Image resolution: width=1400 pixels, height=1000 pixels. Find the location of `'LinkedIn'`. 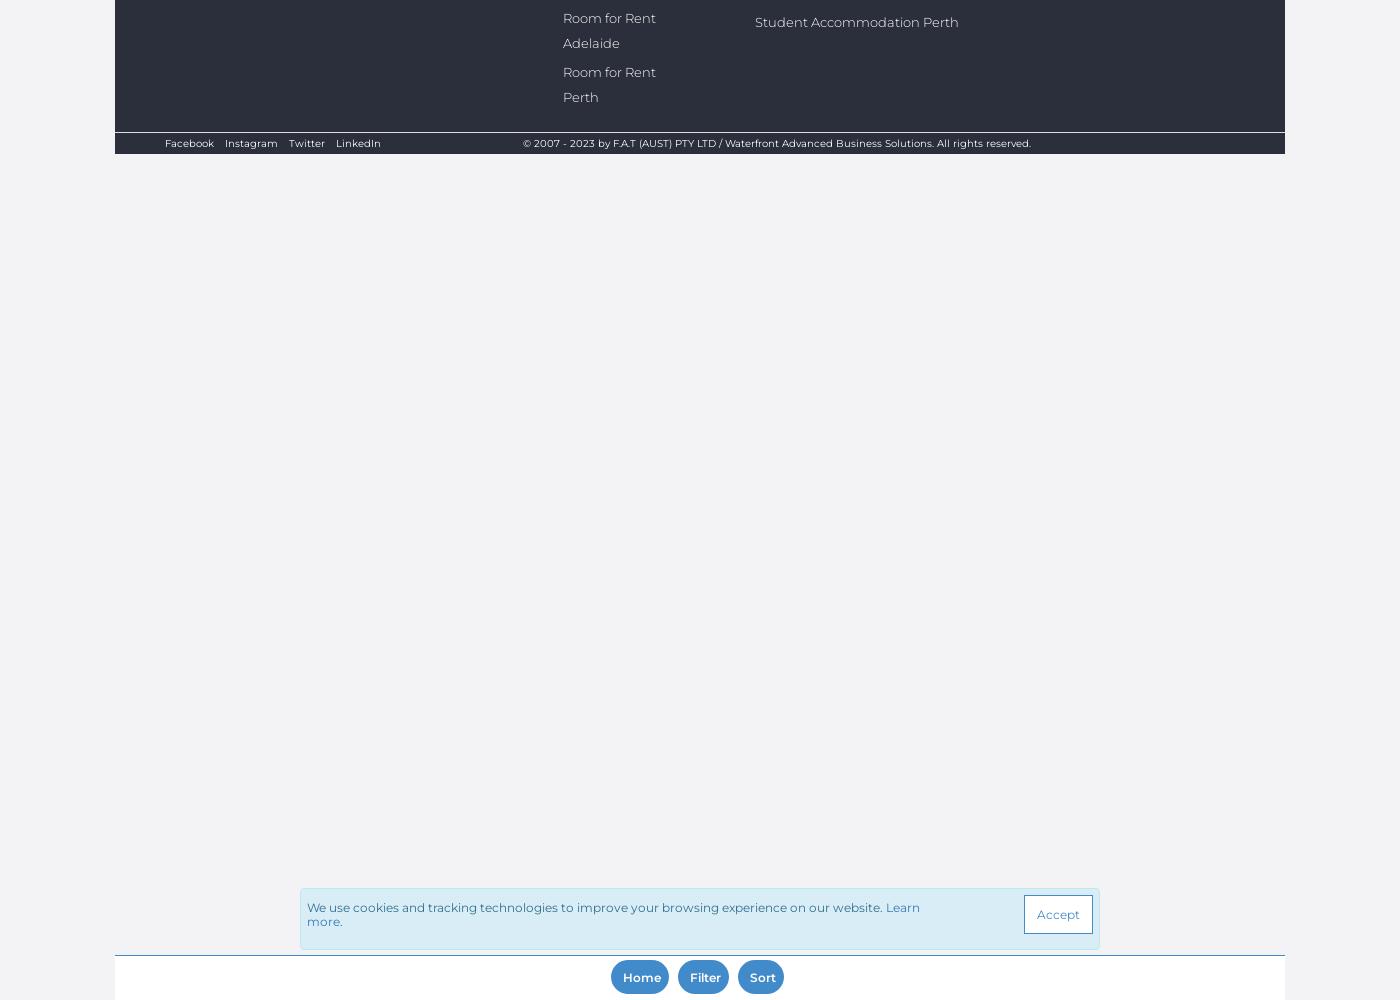

'LinkedIn' is located at coordinates (358, 143).